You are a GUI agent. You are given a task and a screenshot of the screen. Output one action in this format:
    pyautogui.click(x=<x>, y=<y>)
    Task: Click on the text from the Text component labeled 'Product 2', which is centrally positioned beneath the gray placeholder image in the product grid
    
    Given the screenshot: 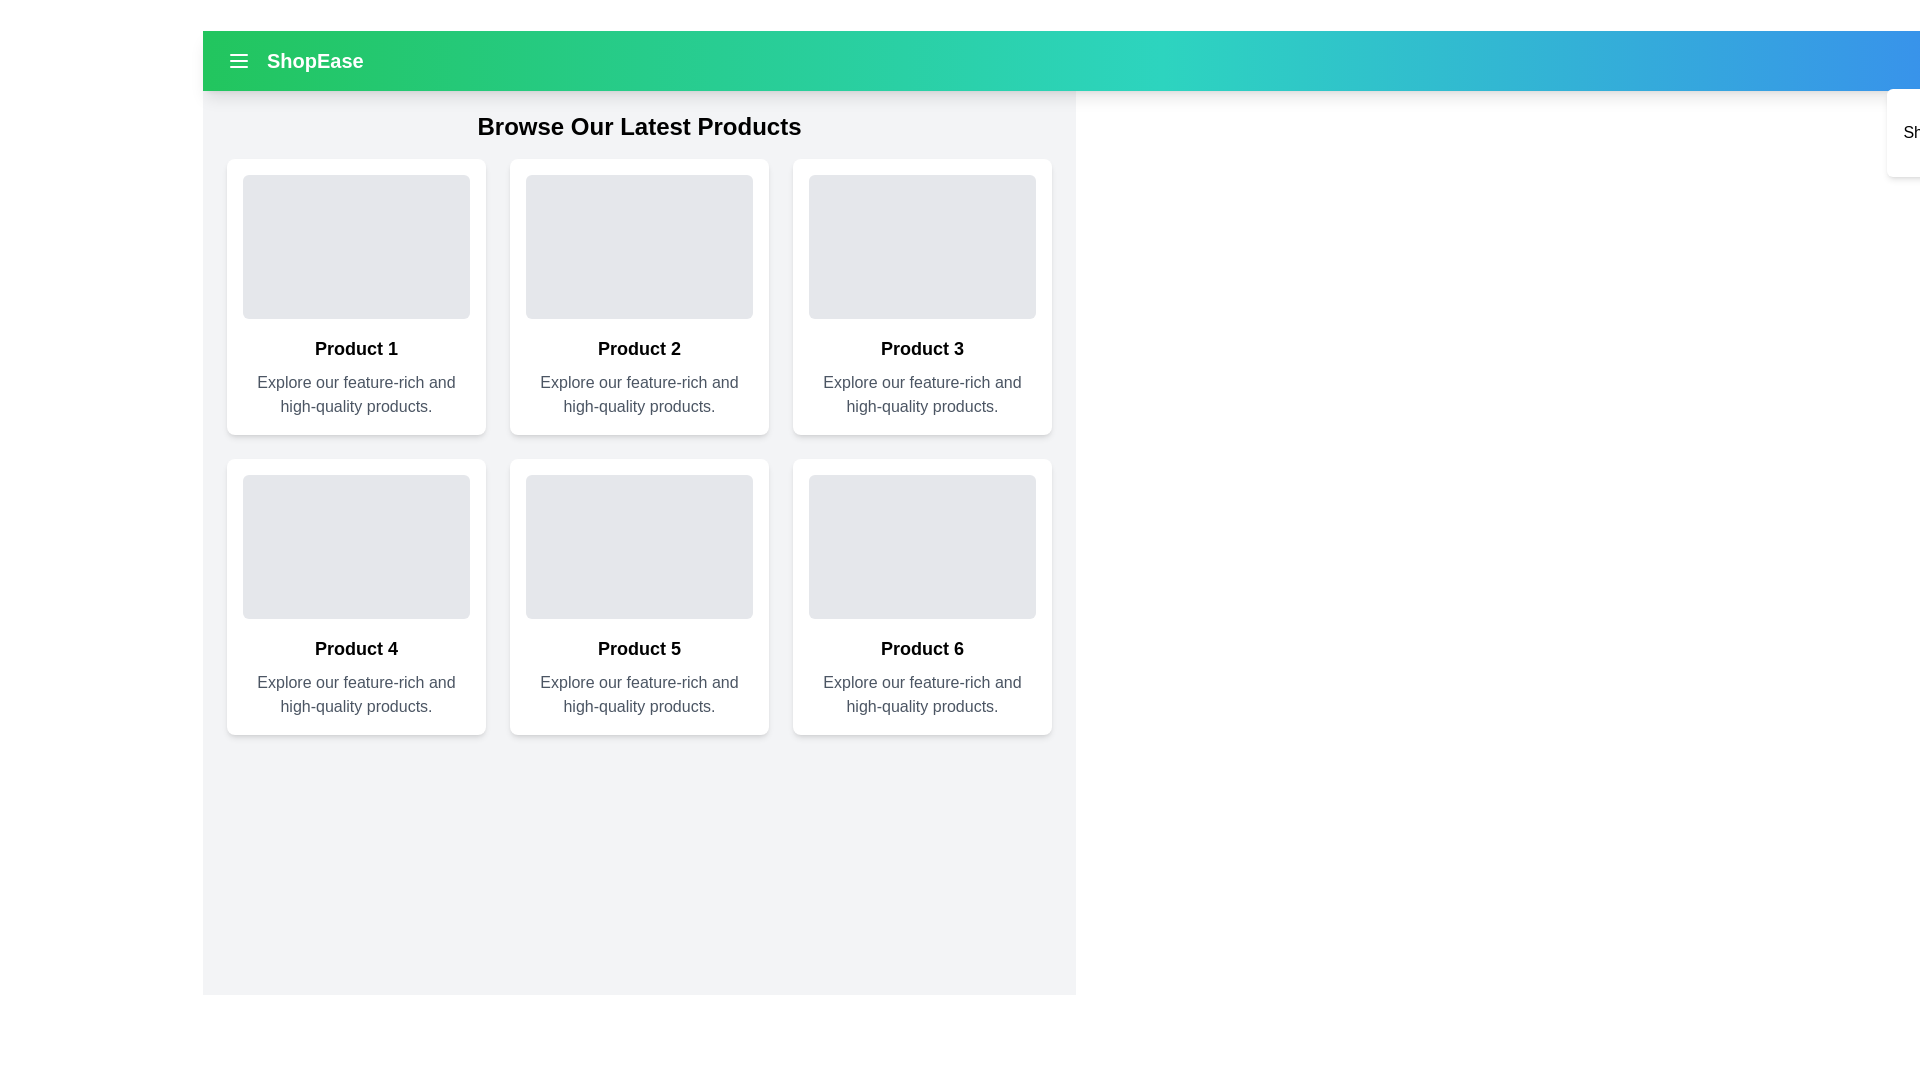 What is the action you would take?
    pyautogui.click(x=638, y=347)
    